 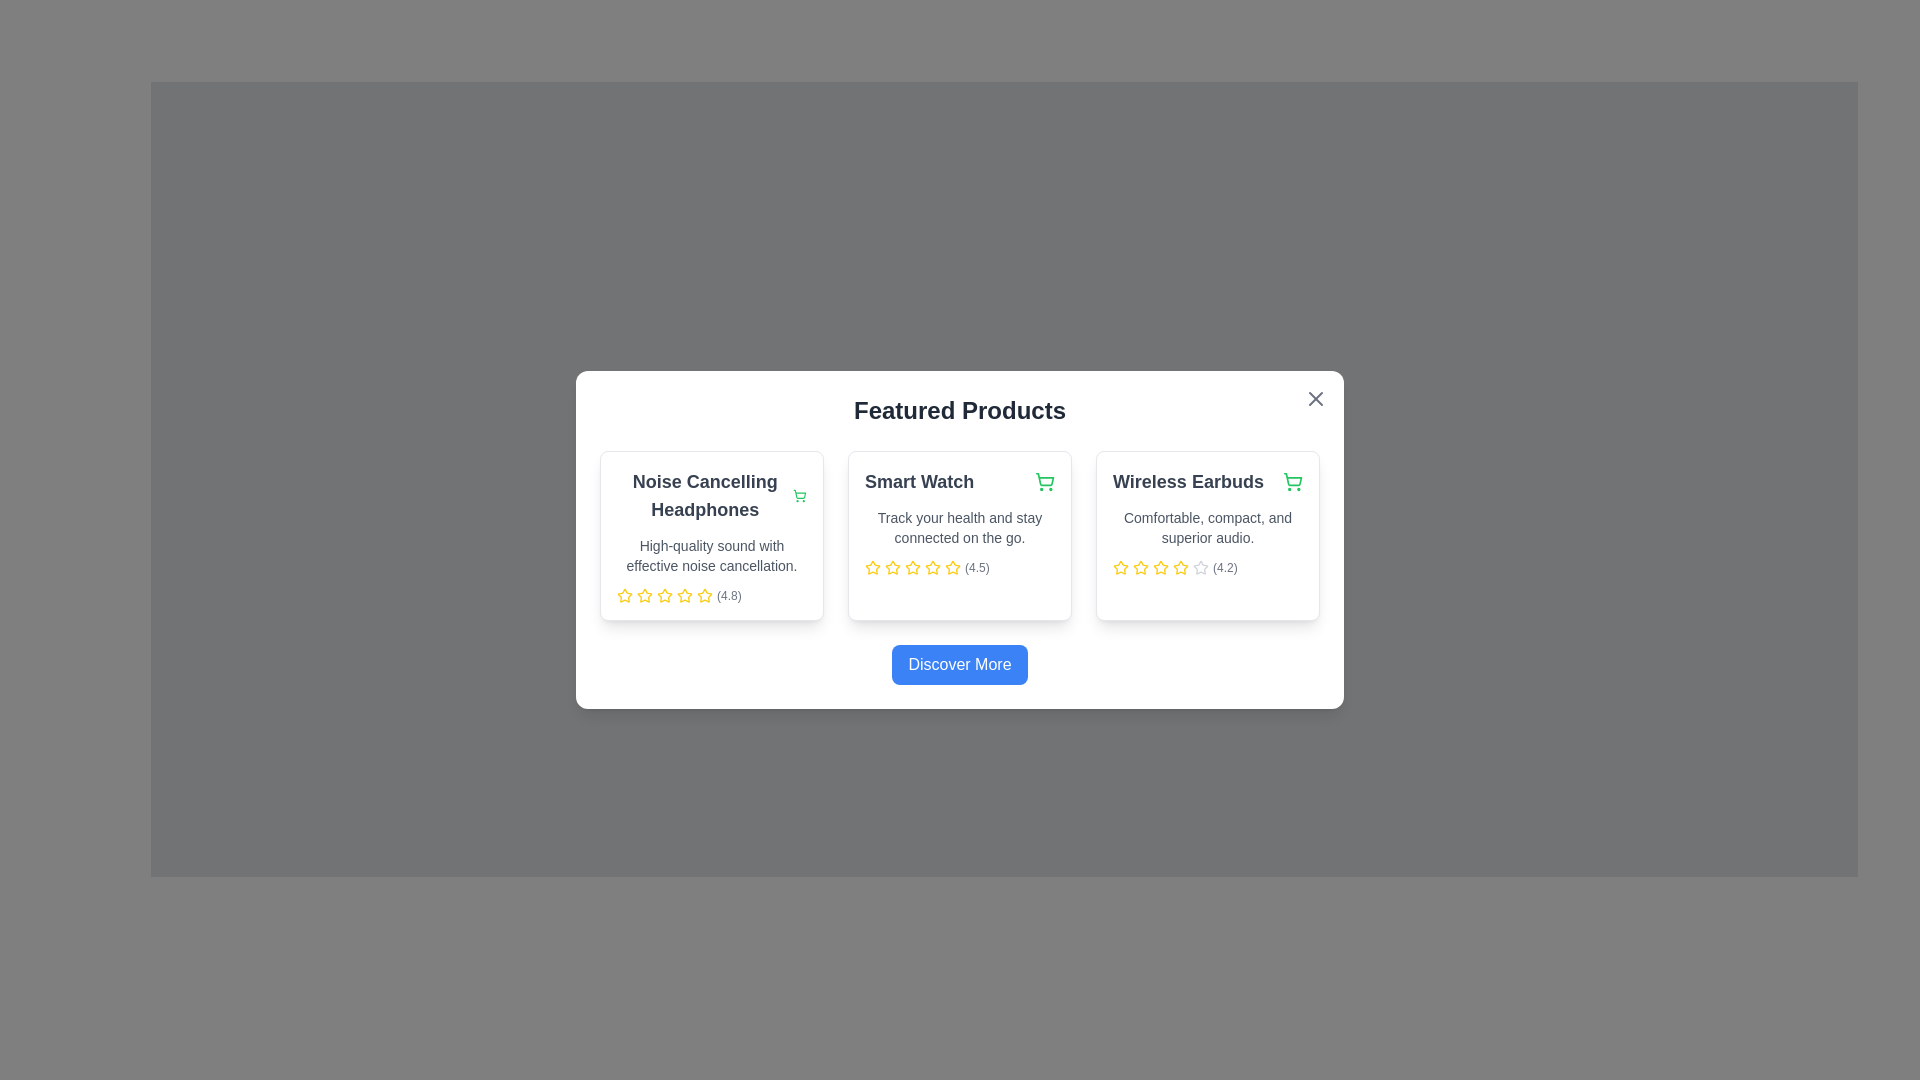 What do you see at coordinates (960, 527) in the screenshot?
I see `descriptive text about the 'Smart Watch' product located in the second card under the title 'Smart Watch' and above the star icons` at bounding box center [960, 527].